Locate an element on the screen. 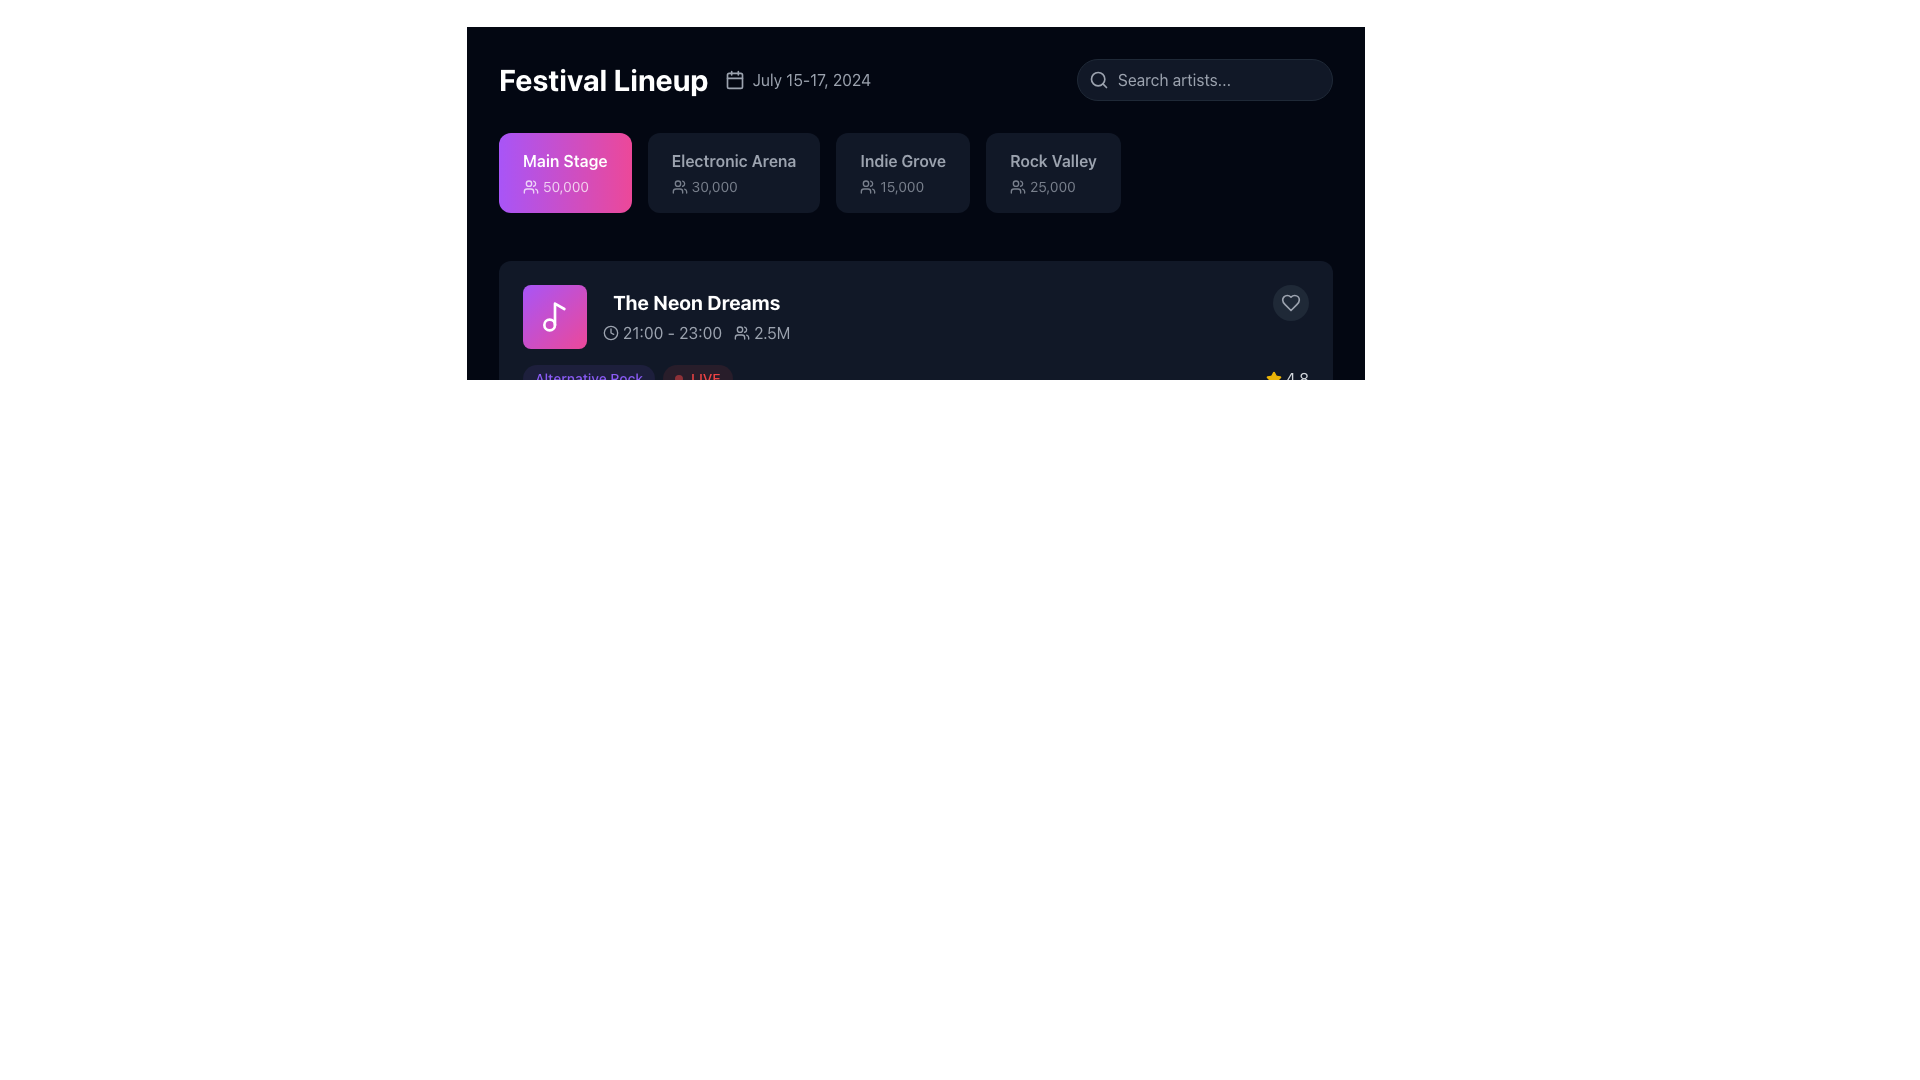 The image size is (1920, 1080). the icon representing attendees, which is located to the left of the text '30,000' associated with 'Electronic Arena' is located at coordinates (679, 186).